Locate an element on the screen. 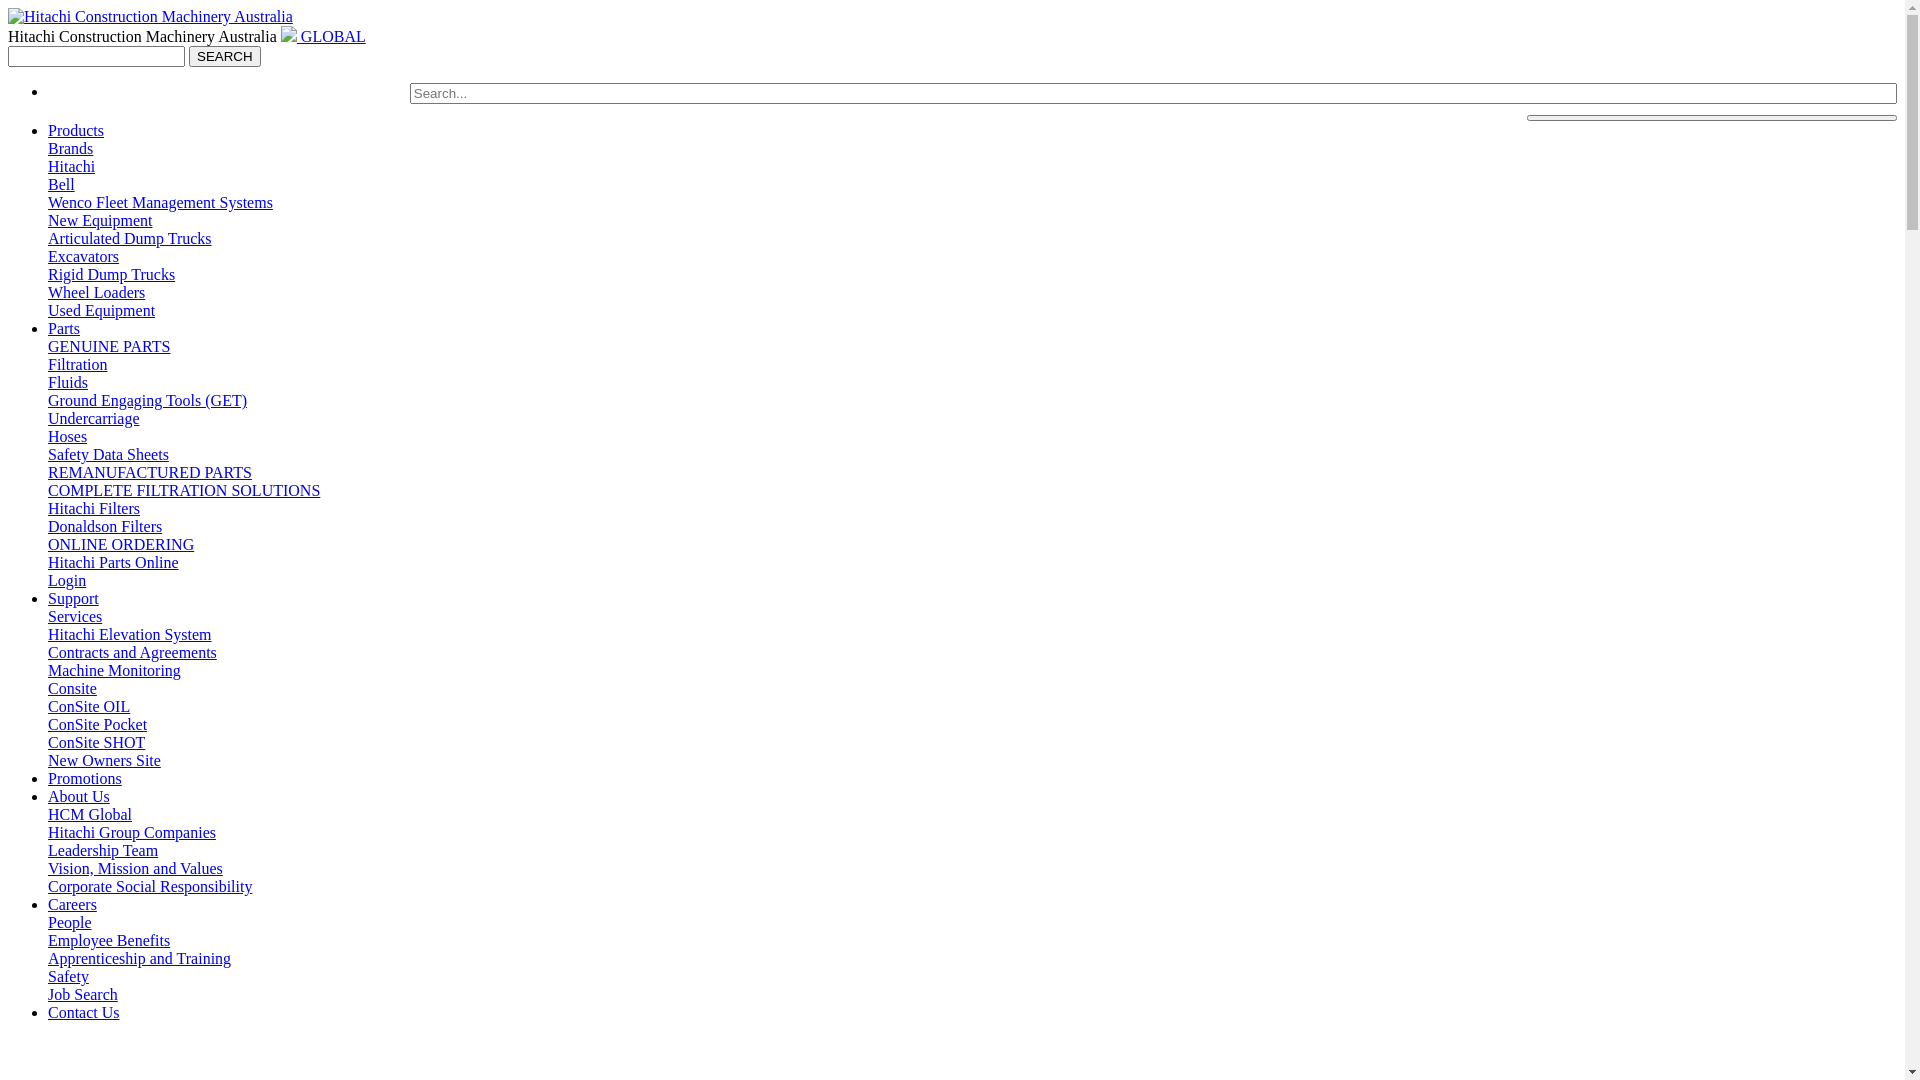  'Brands' is located at coordinates (70, 147).